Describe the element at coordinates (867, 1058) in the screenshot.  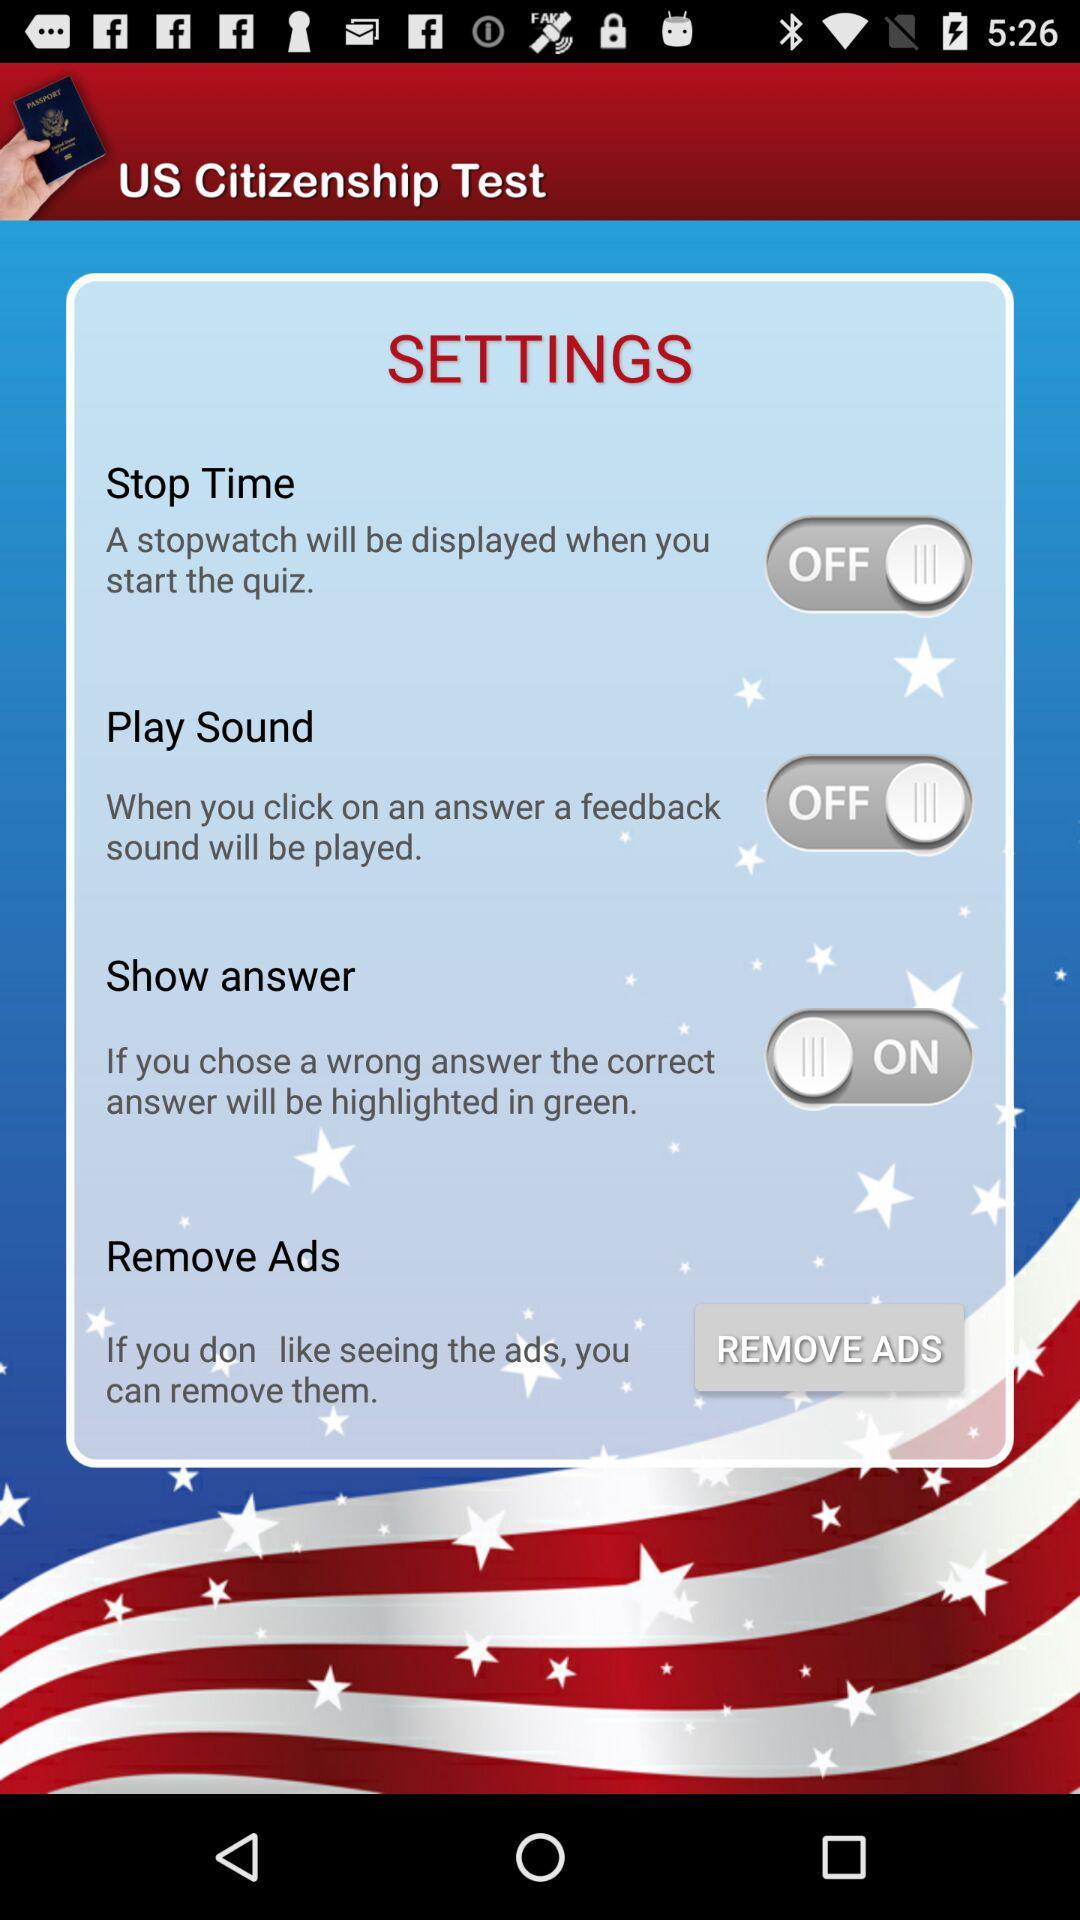
I see `third switch button in settings` at that location.